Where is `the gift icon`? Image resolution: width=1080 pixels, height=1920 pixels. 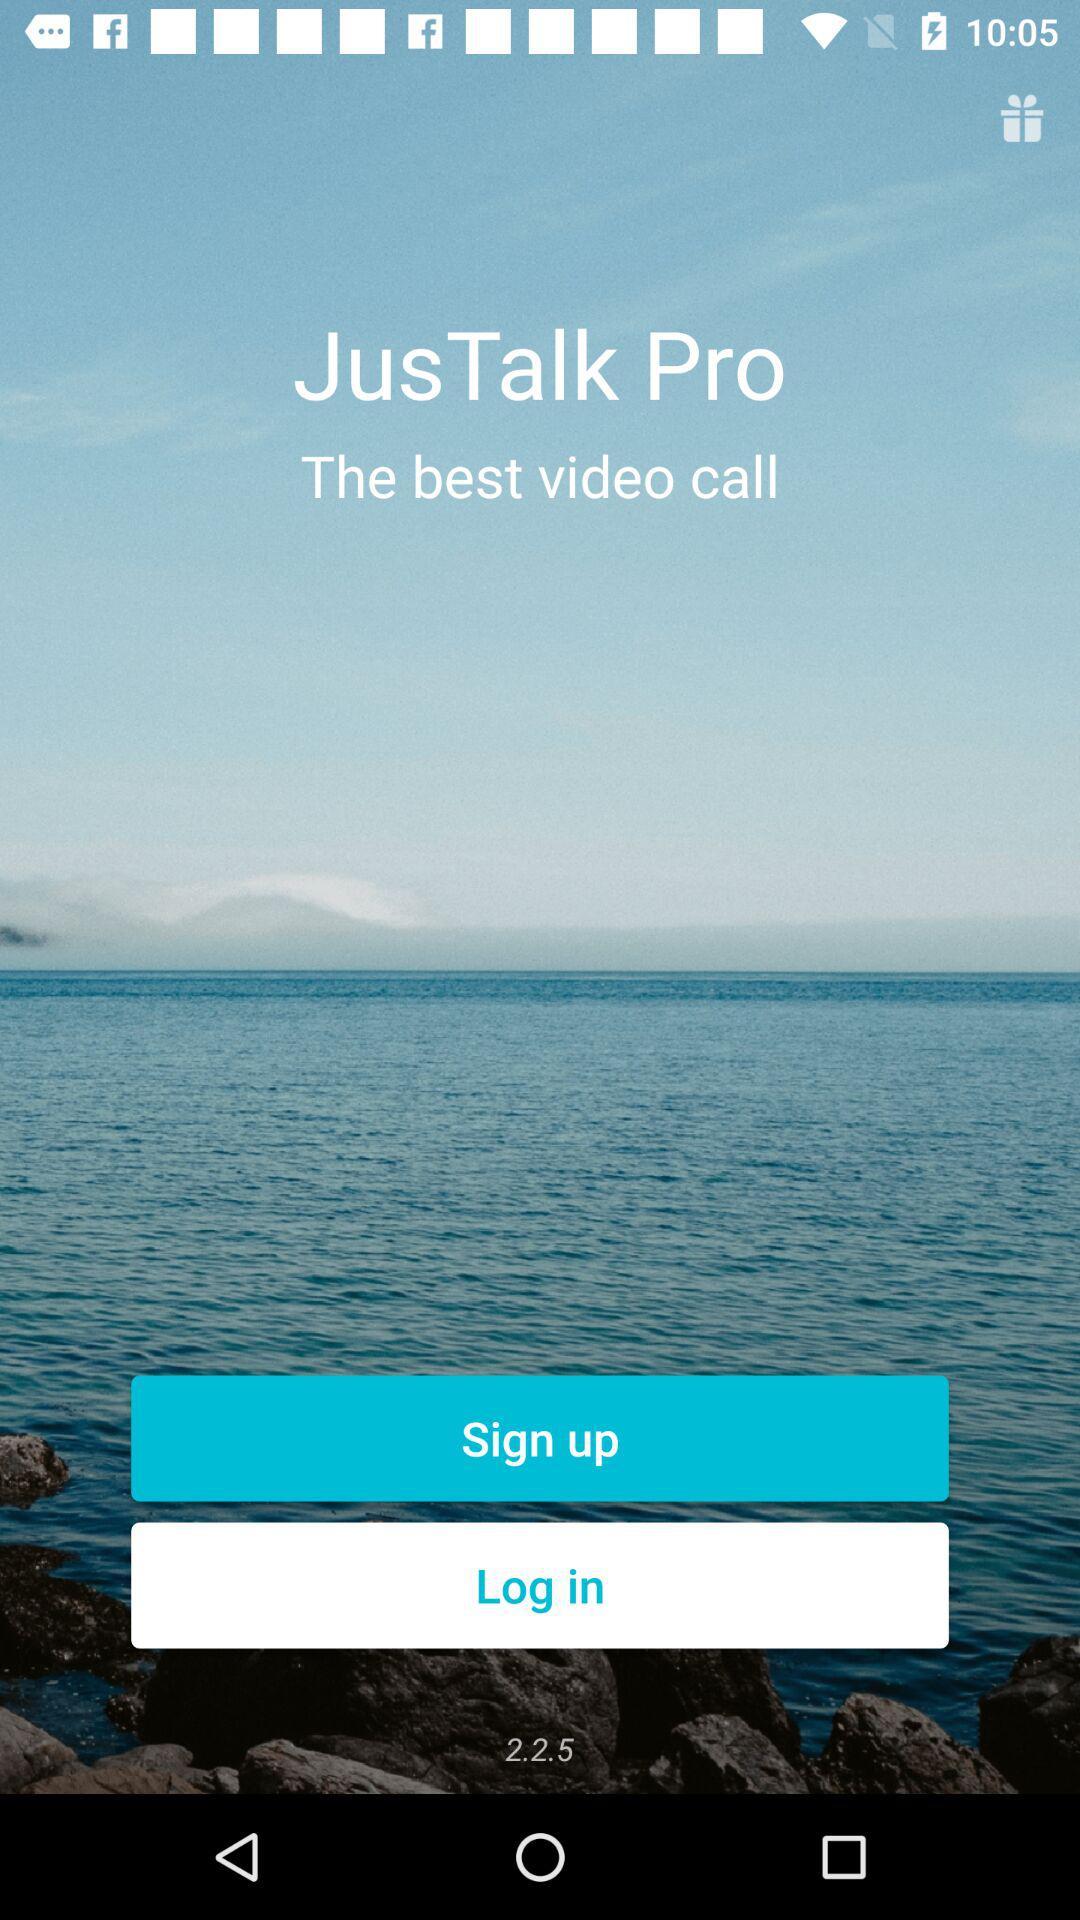
the gift icon is located at coordinates (1022, 119).